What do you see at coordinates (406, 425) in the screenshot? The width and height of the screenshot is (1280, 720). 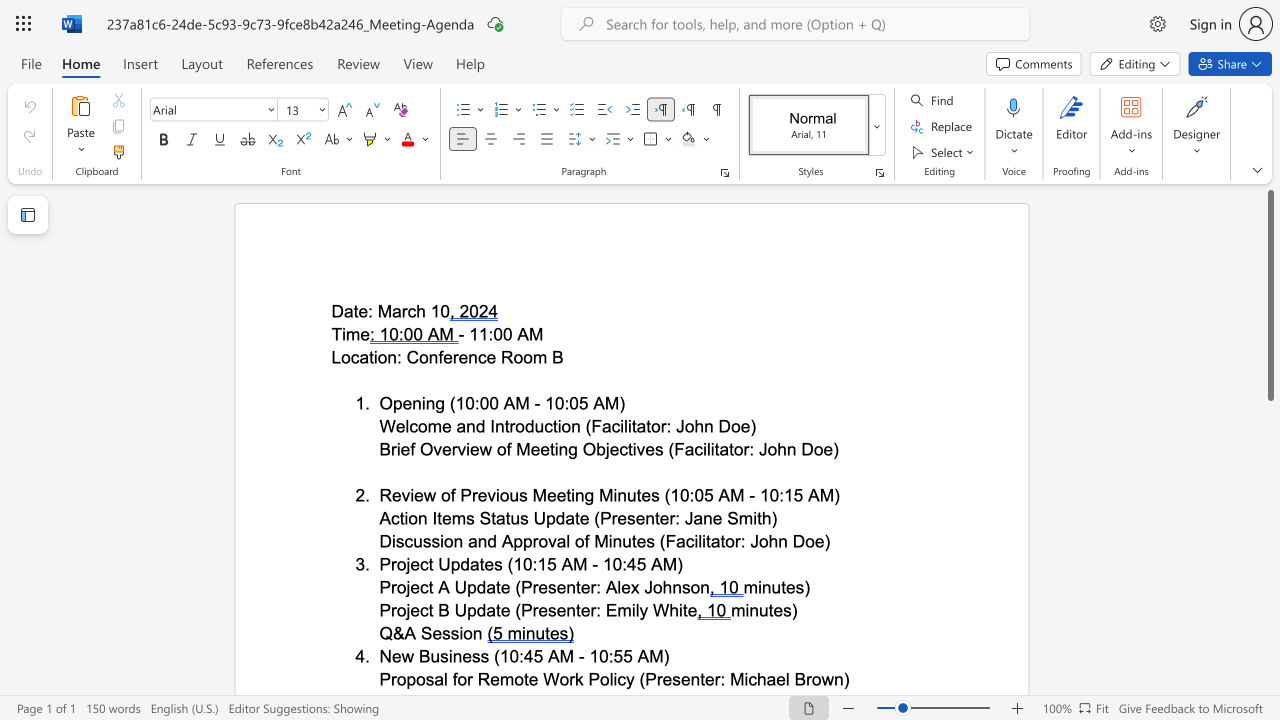 I see `the 1th character "l" in the text` at bounding box center [406, 425].